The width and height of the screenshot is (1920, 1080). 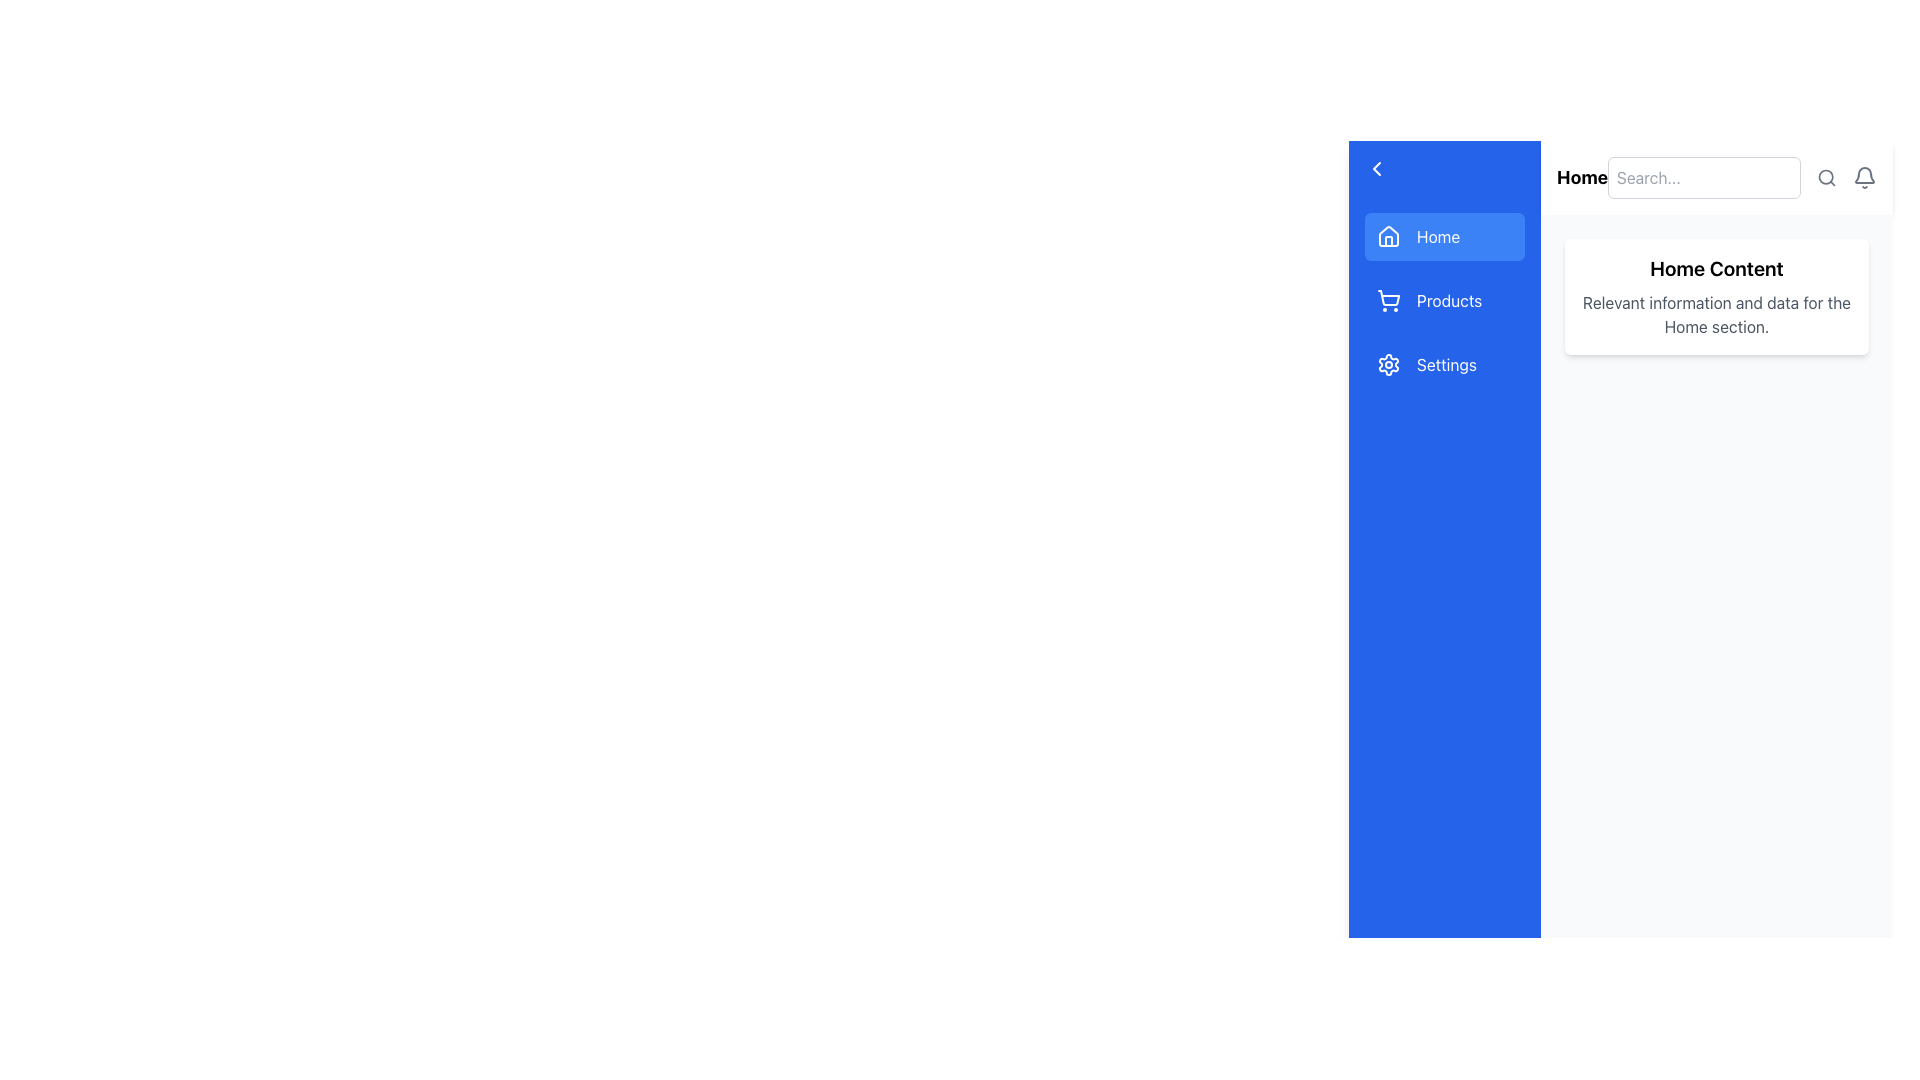 I want to click on the third menu item in the navigation menu located in the left sidebar, so click(x=1444, y=365).